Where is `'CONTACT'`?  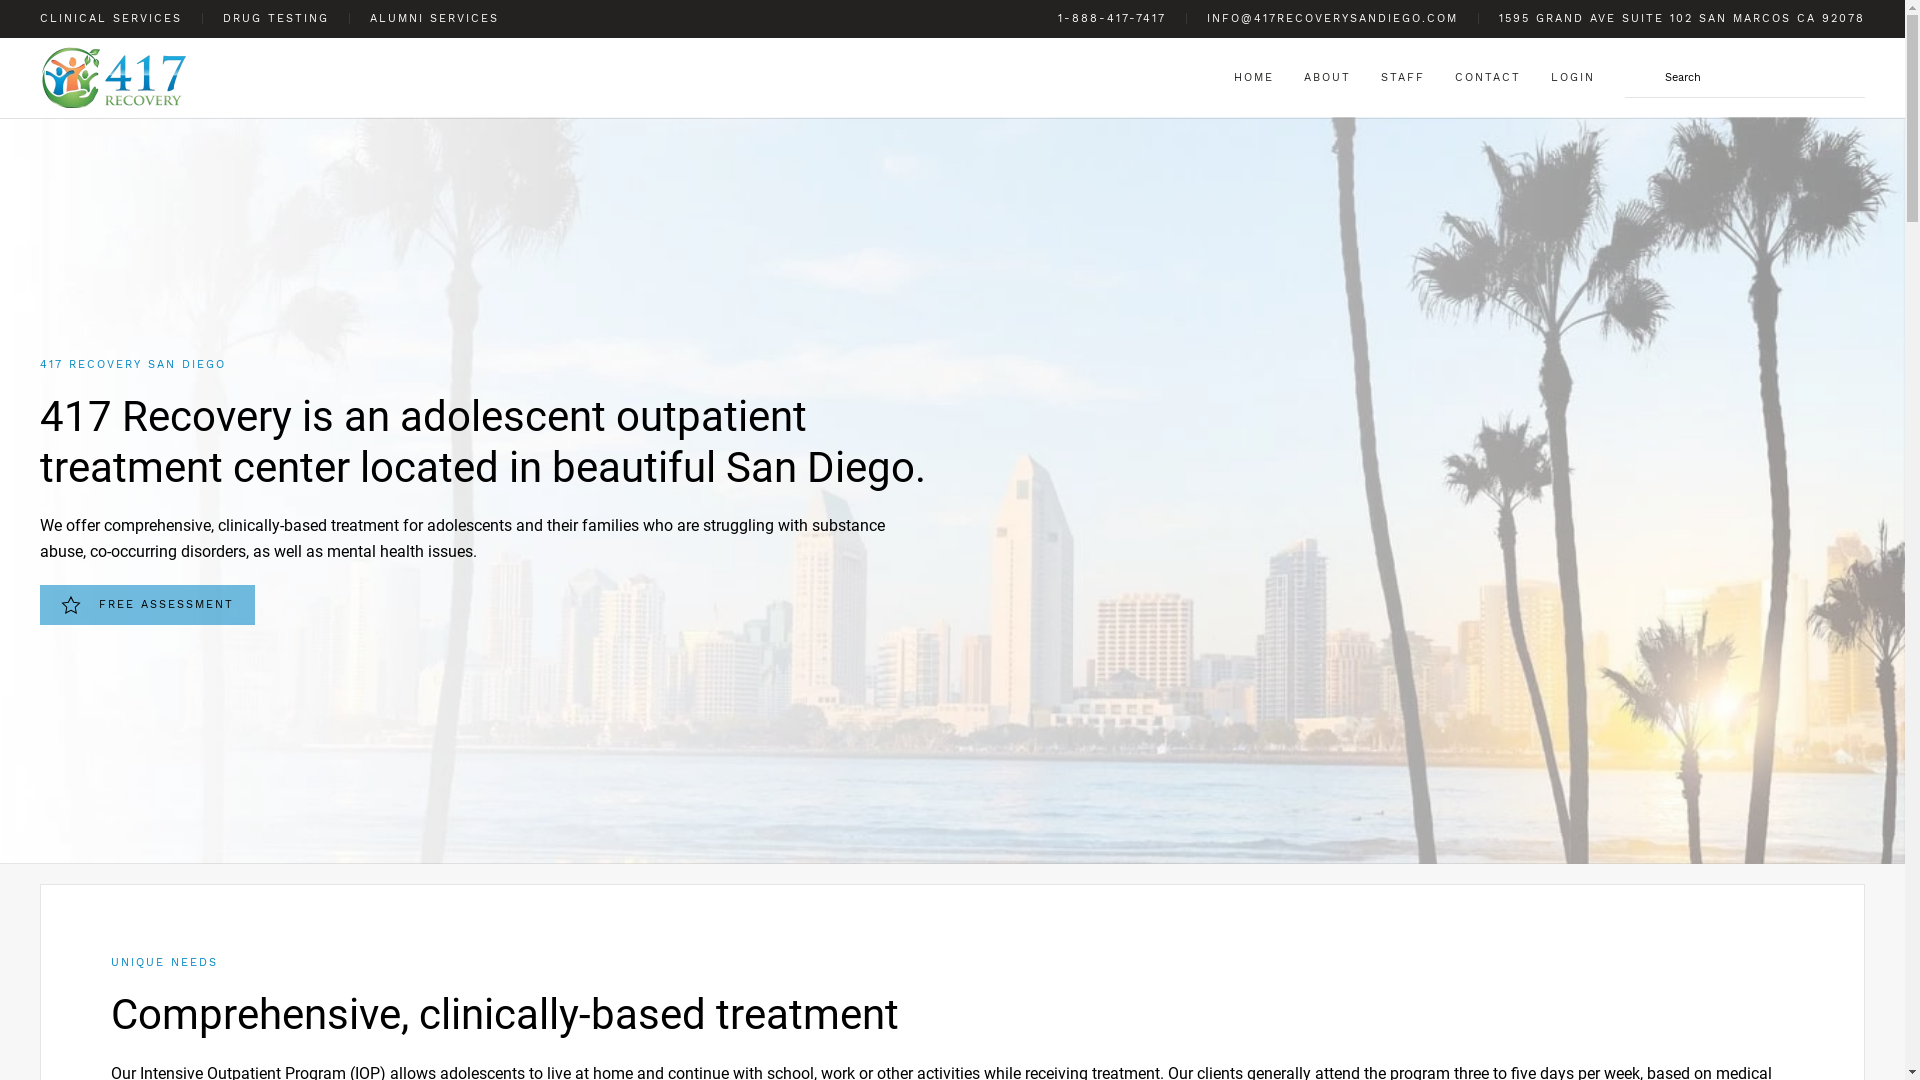 'CONTACT' is located at coordinates (1488, 76).